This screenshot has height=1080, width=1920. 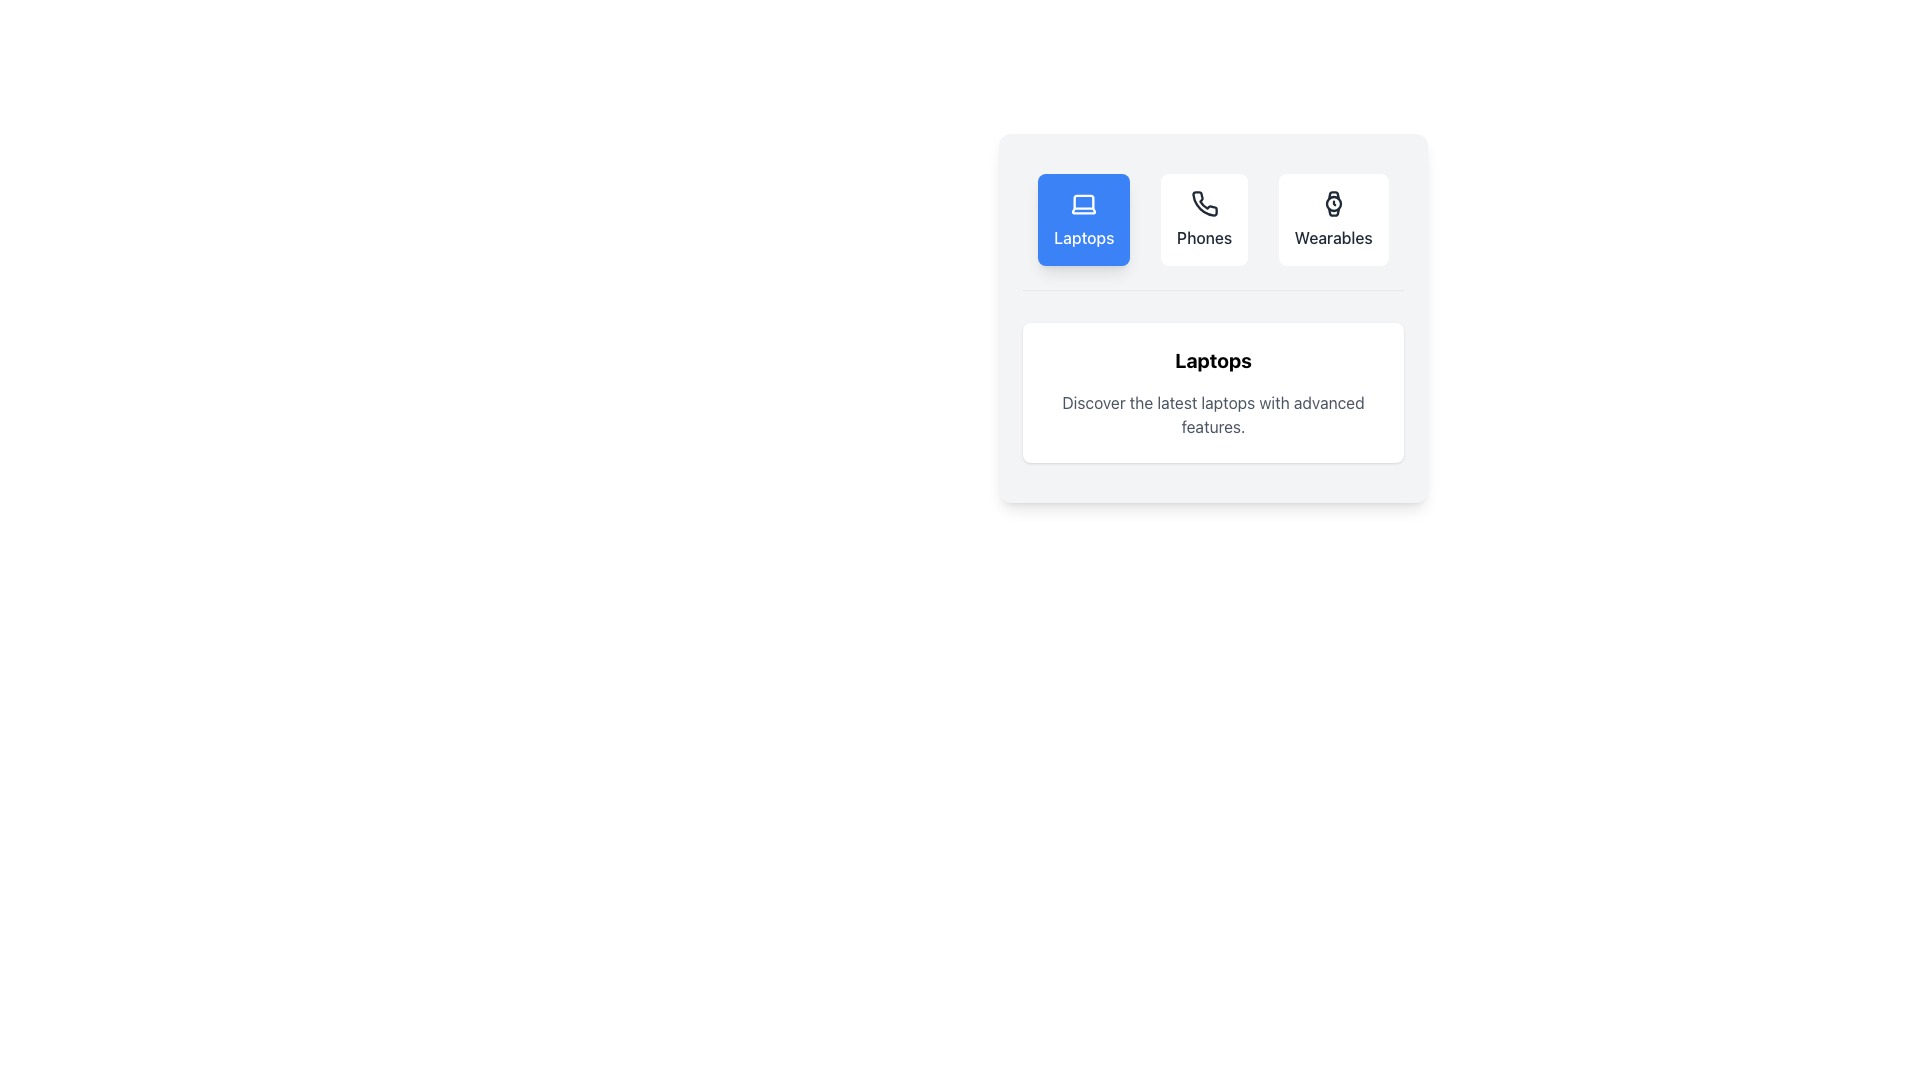 What do you see at coordinates (1203, 204) in the screenshot?
I see `the telephony icon located centrally within the 'Phones' button in the second card of a three-card sequence` at bounding box center [1203, 204].